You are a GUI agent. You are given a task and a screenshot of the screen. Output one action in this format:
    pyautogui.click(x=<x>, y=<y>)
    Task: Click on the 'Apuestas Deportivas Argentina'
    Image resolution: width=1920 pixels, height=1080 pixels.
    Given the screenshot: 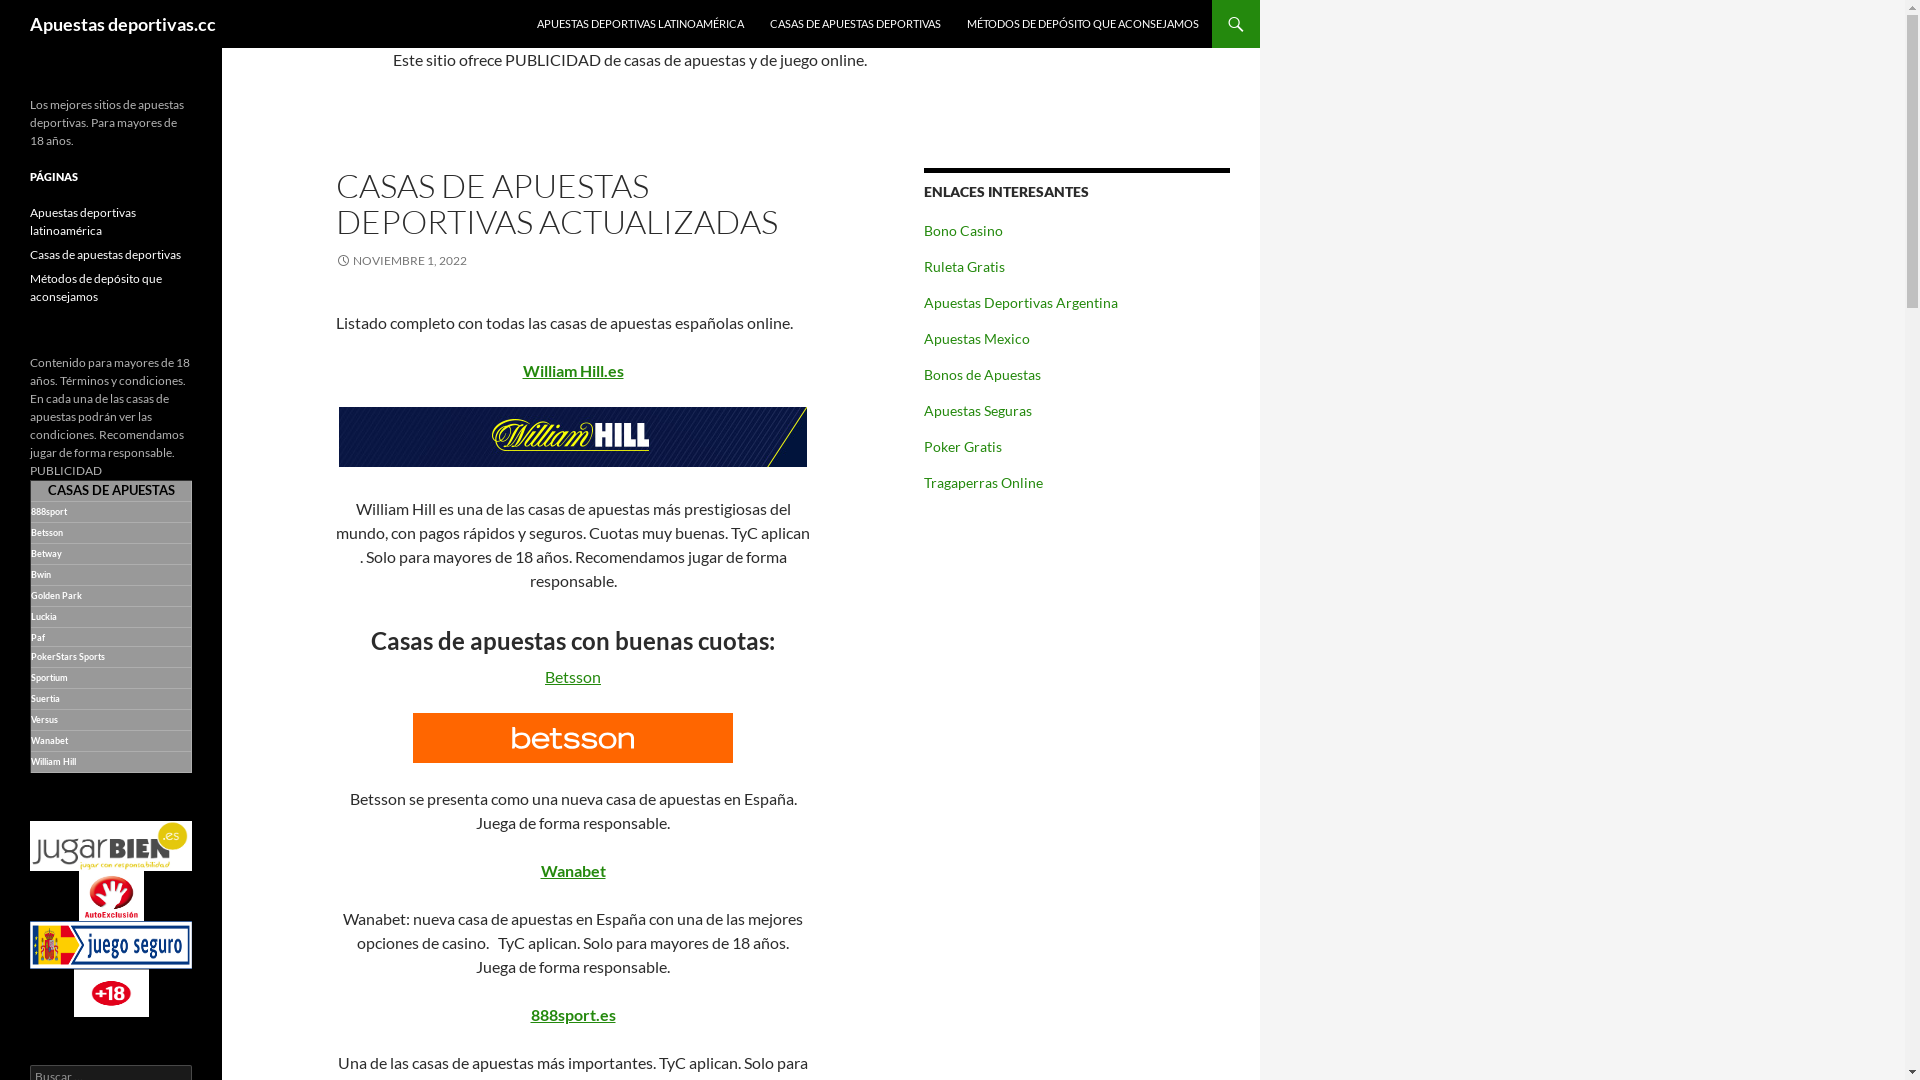 What is the action you would take?
    pyautogui.click(x=1021, y=302)
    